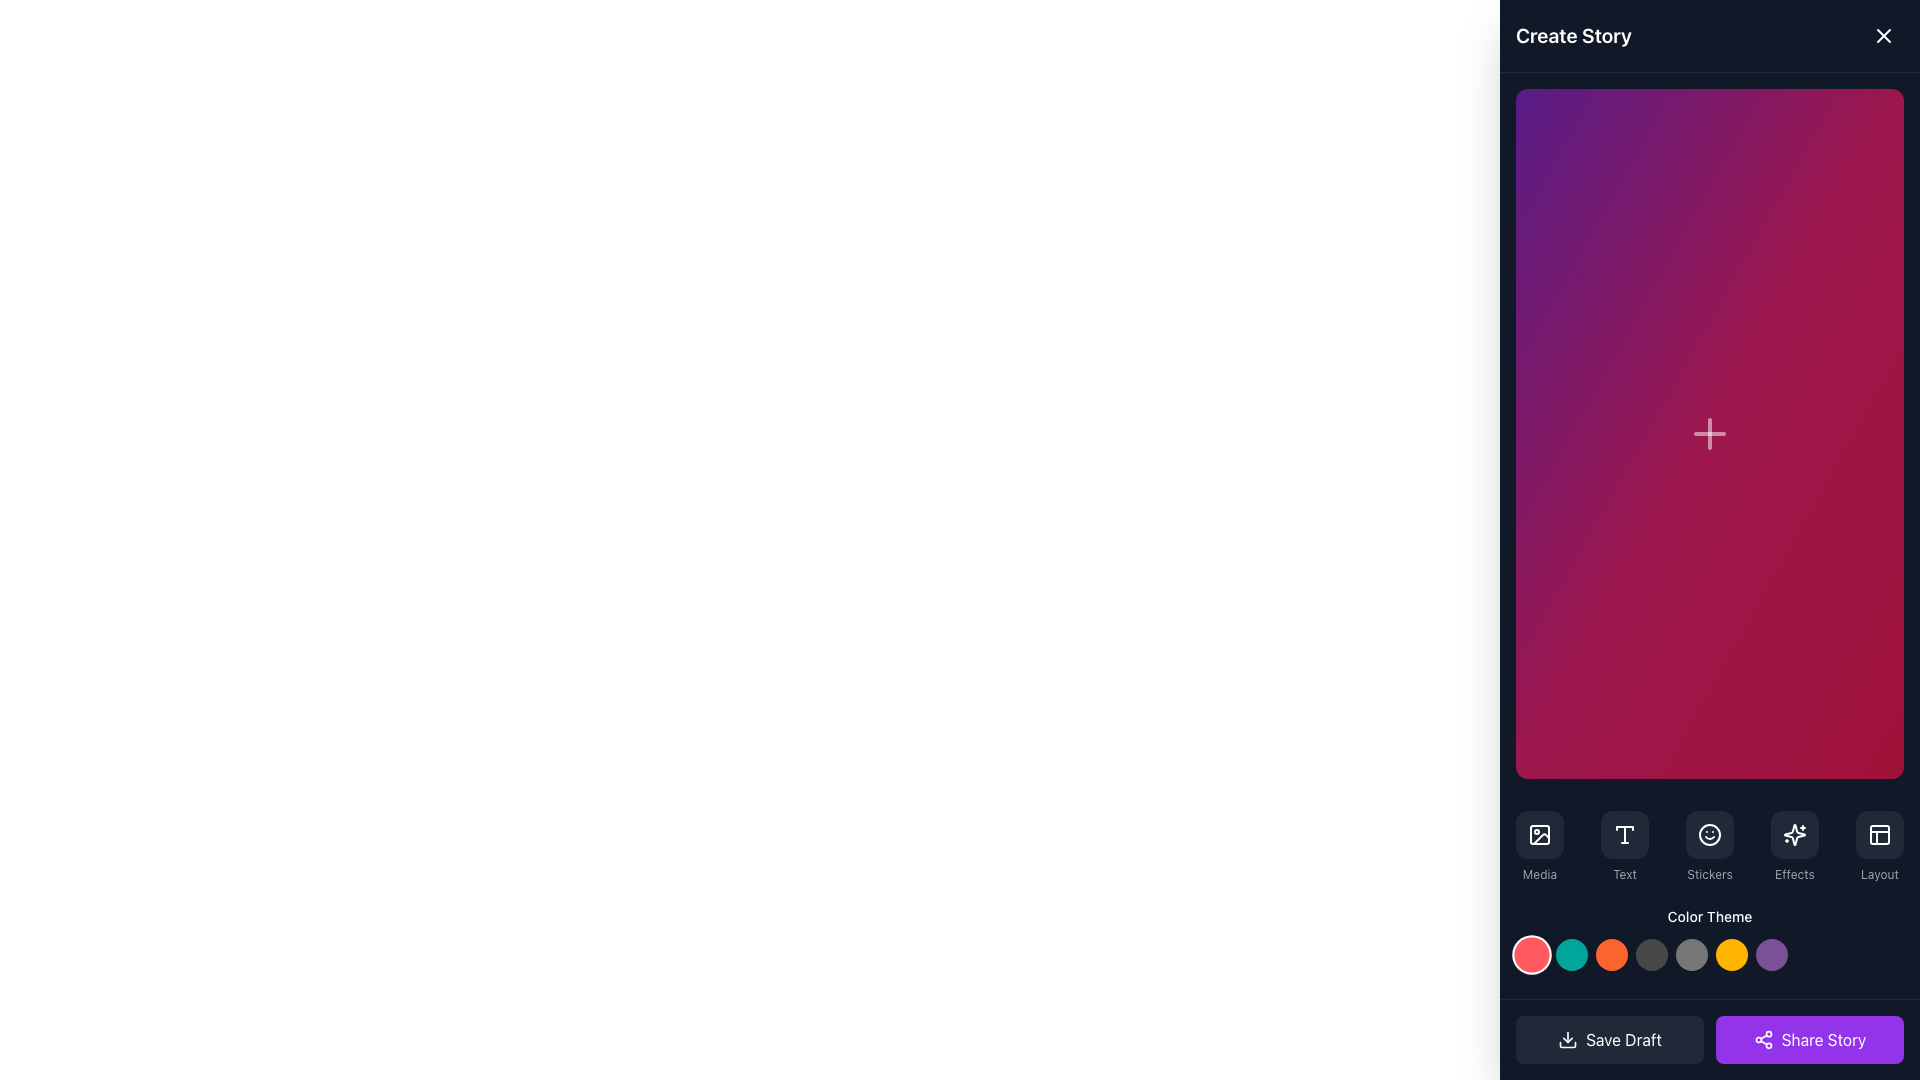  Describe the element at coordinates (1708, 833) in the screenshot. I see `the sticker icon button located in the bottom section of the interface, which is part of a group of rounded buttons on the right-hand side` at that location.